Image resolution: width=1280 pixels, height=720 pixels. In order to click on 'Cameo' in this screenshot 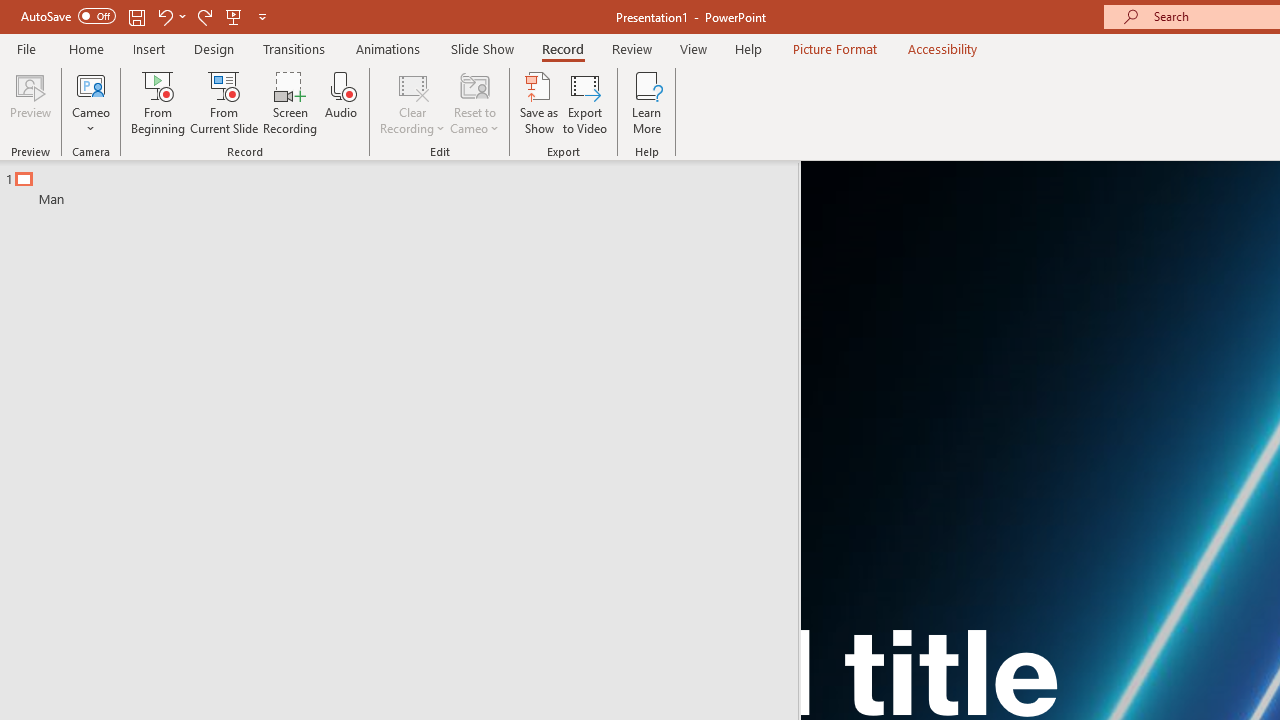, I will do `click(90, 84)`.